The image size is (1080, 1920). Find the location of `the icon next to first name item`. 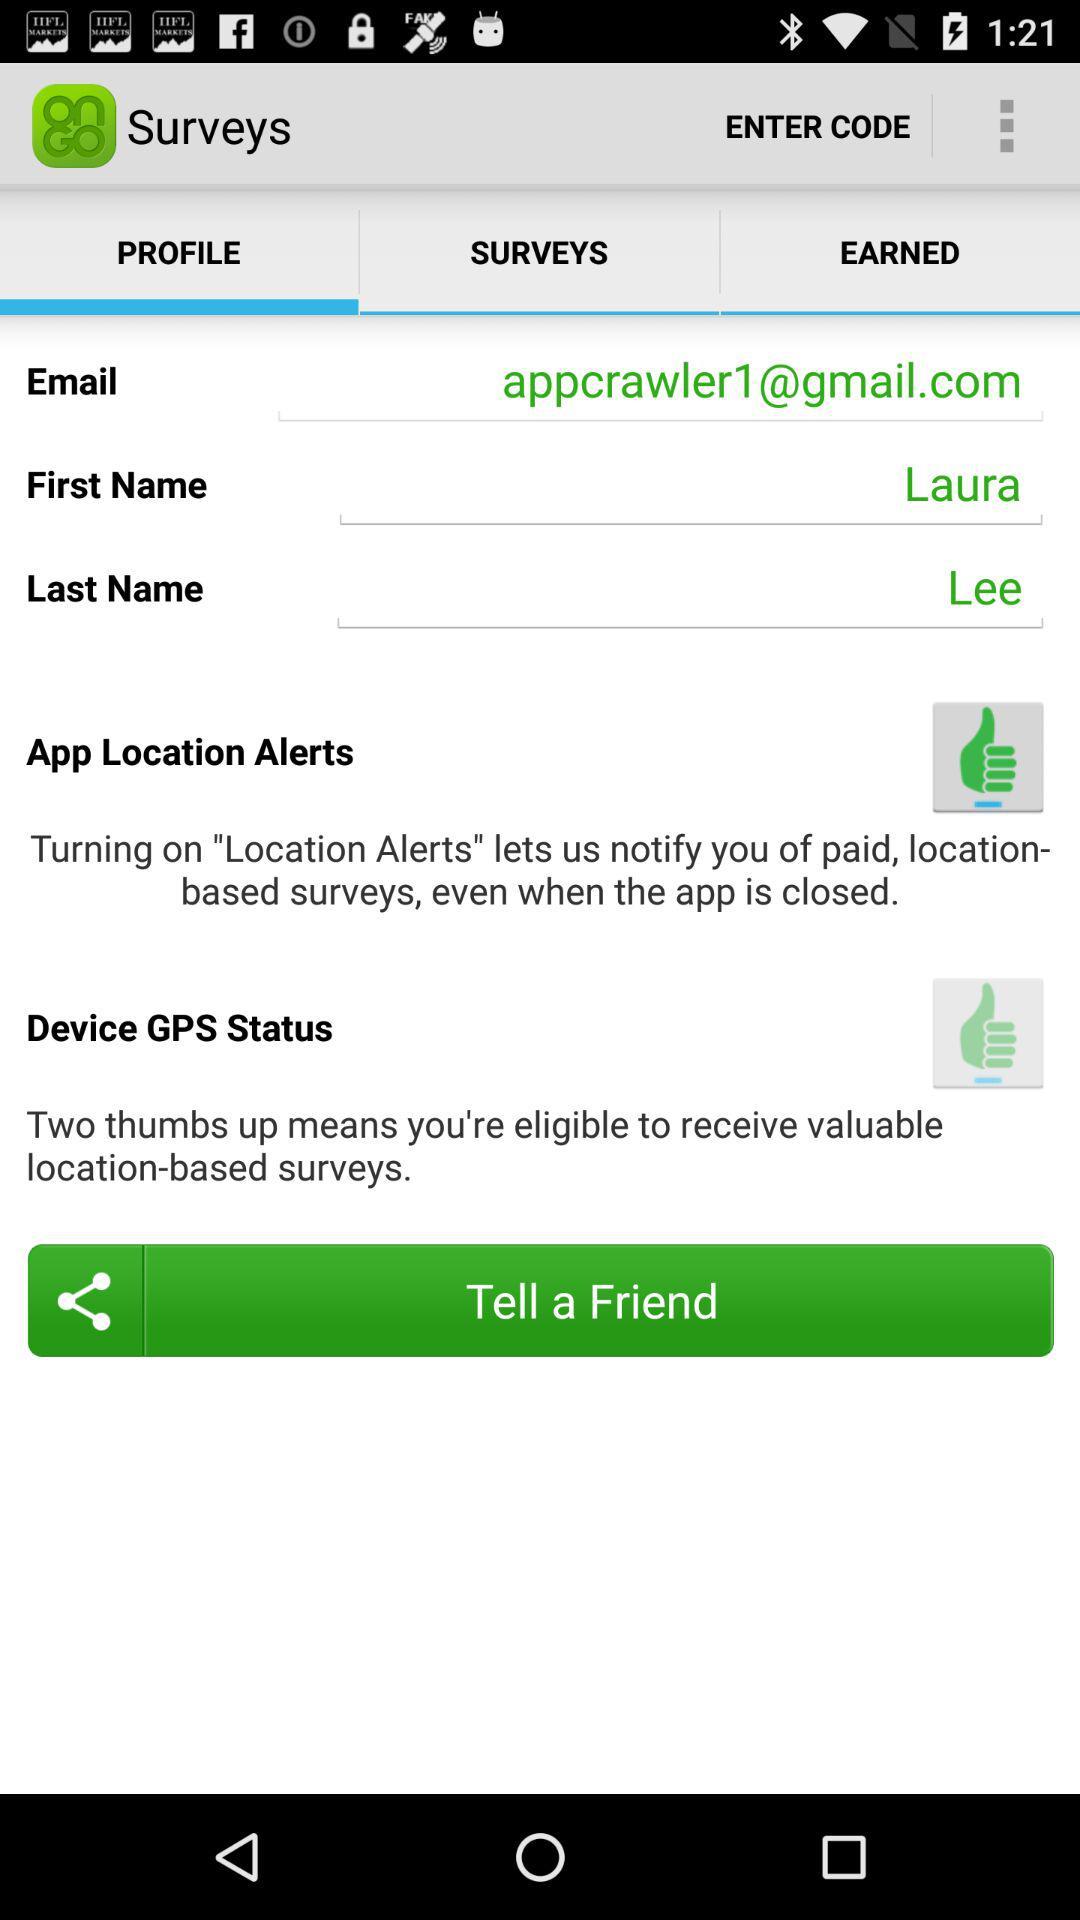

the icon next to first name item is located at coordinates (690, 483).